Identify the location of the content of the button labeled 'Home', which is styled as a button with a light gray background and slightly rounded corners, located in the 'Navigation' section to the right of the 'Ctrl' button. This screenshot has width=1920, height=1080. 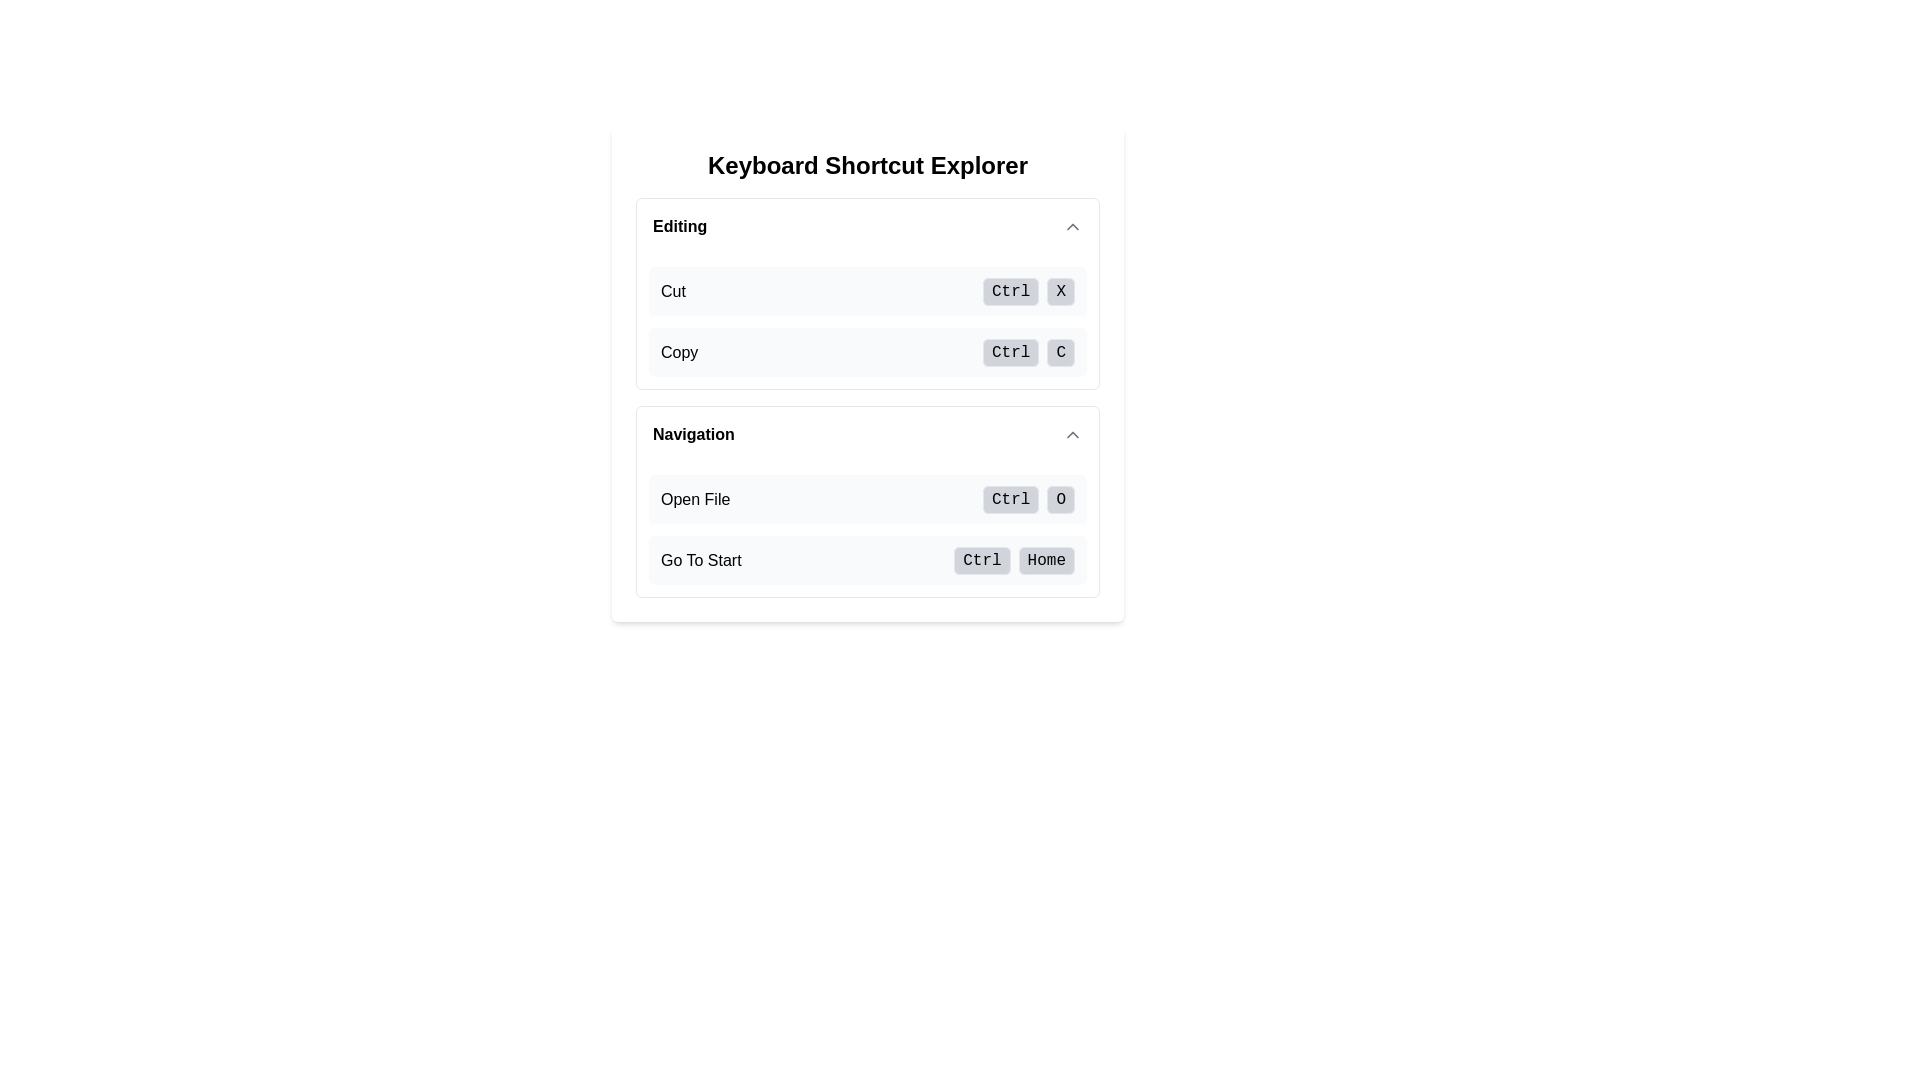
(1045, 560).